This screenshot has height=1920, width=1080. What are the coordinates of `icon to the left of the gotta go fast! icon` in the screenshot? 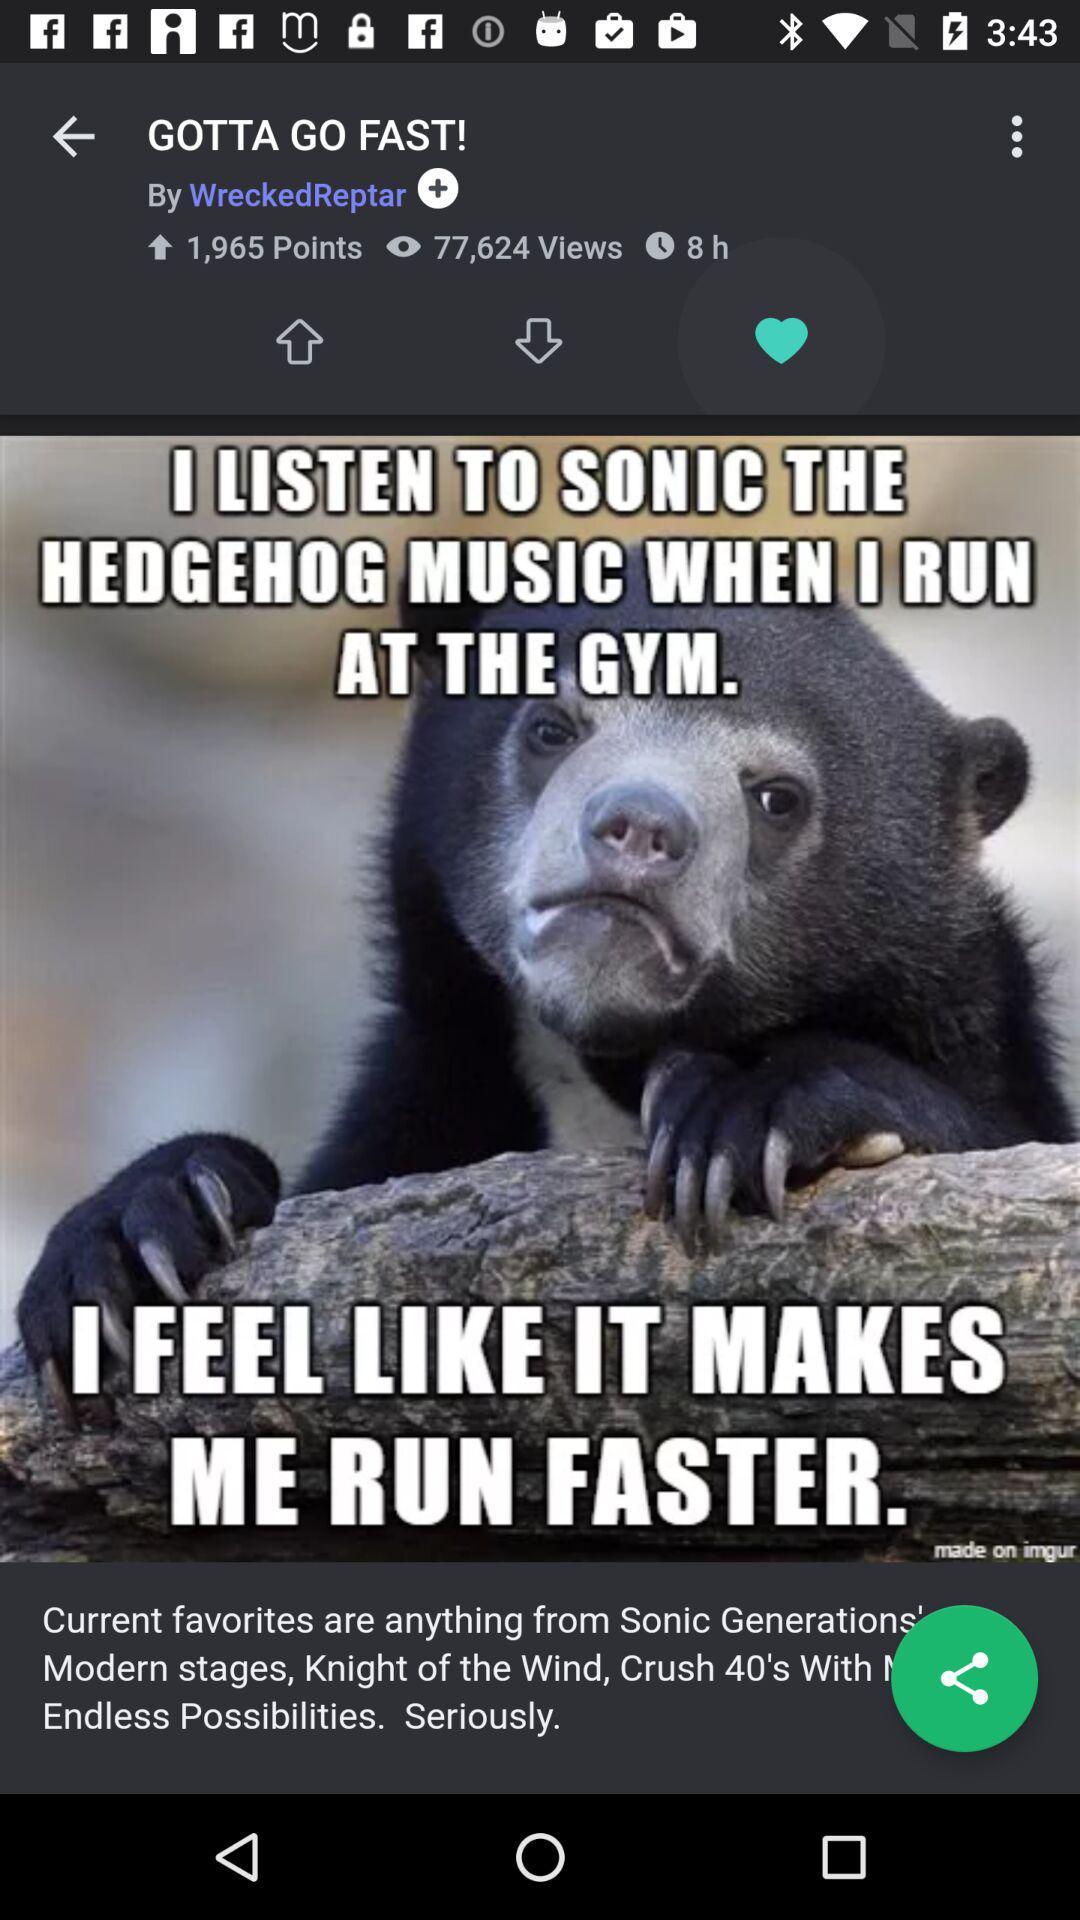 It's located at (72, 135).